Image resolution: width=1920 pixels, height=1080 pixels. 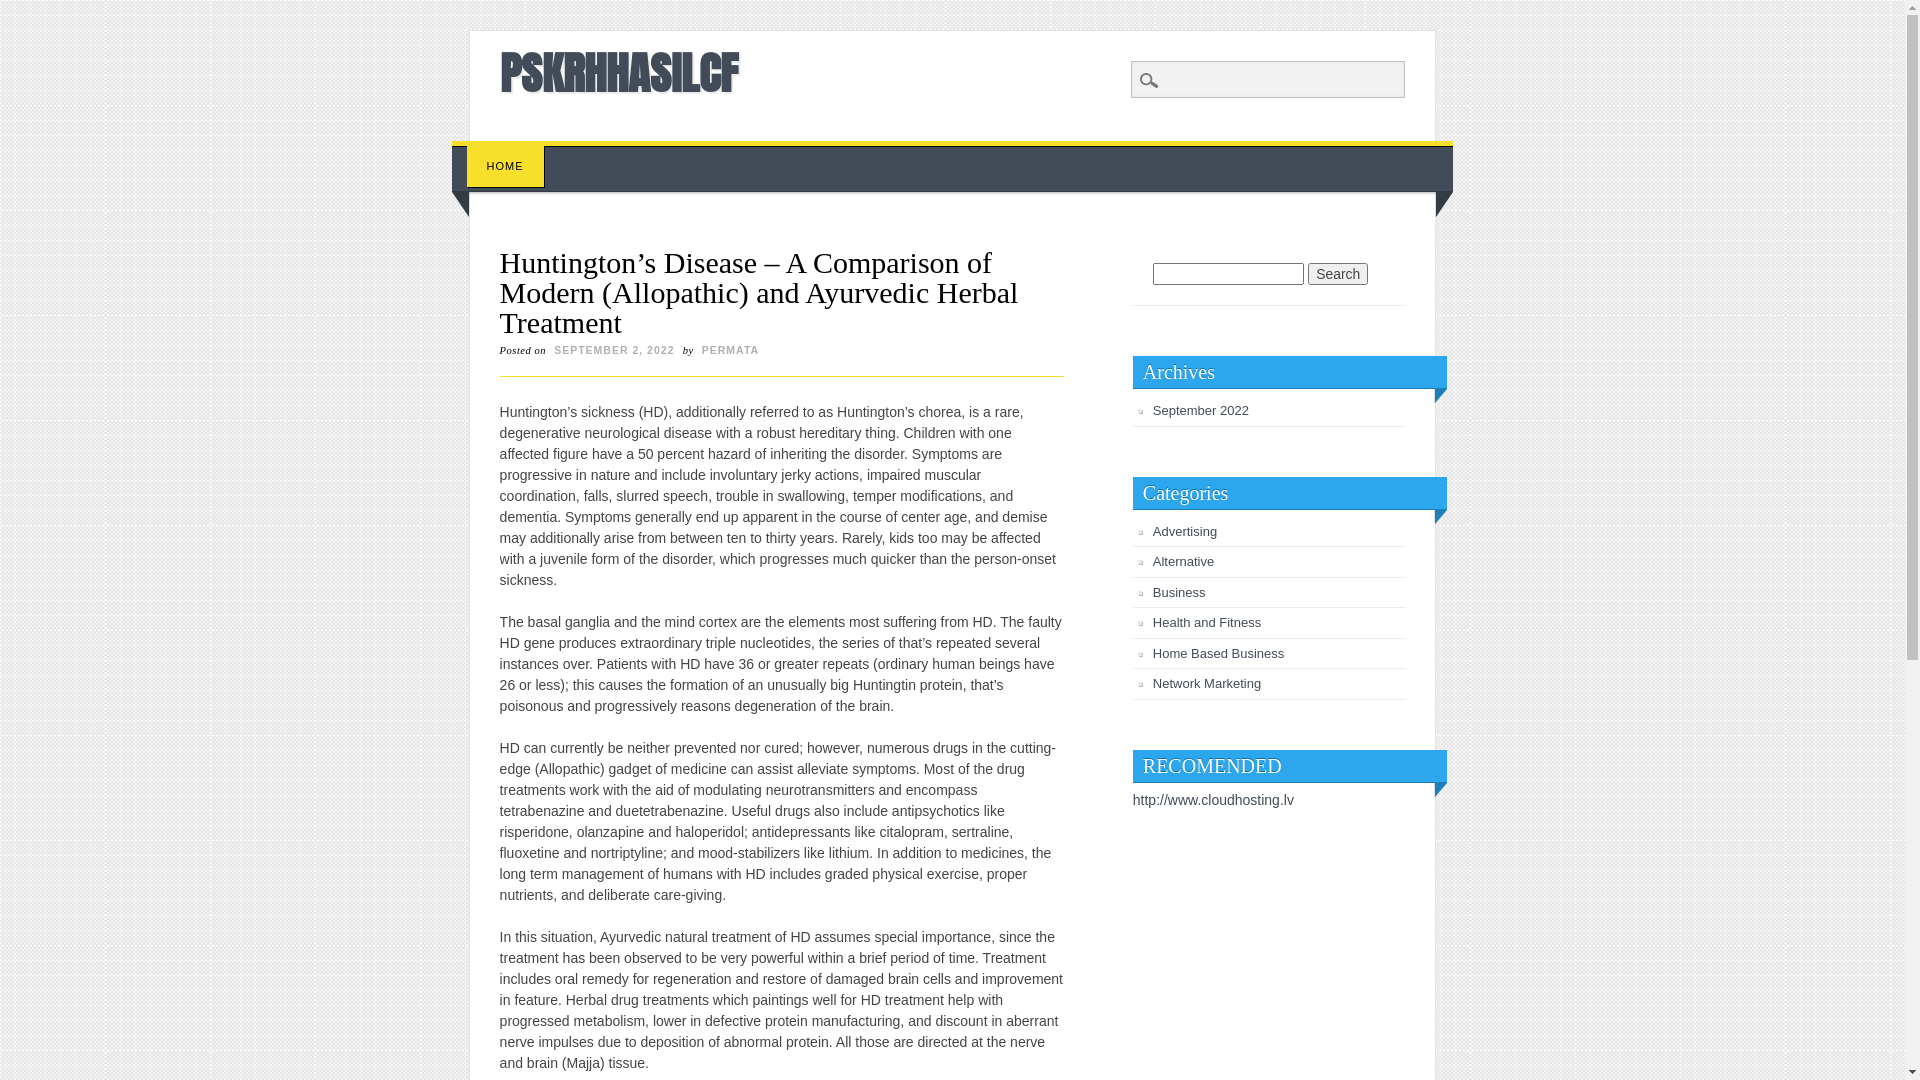 I want to click on 'Search', so click(x=29, y=11).